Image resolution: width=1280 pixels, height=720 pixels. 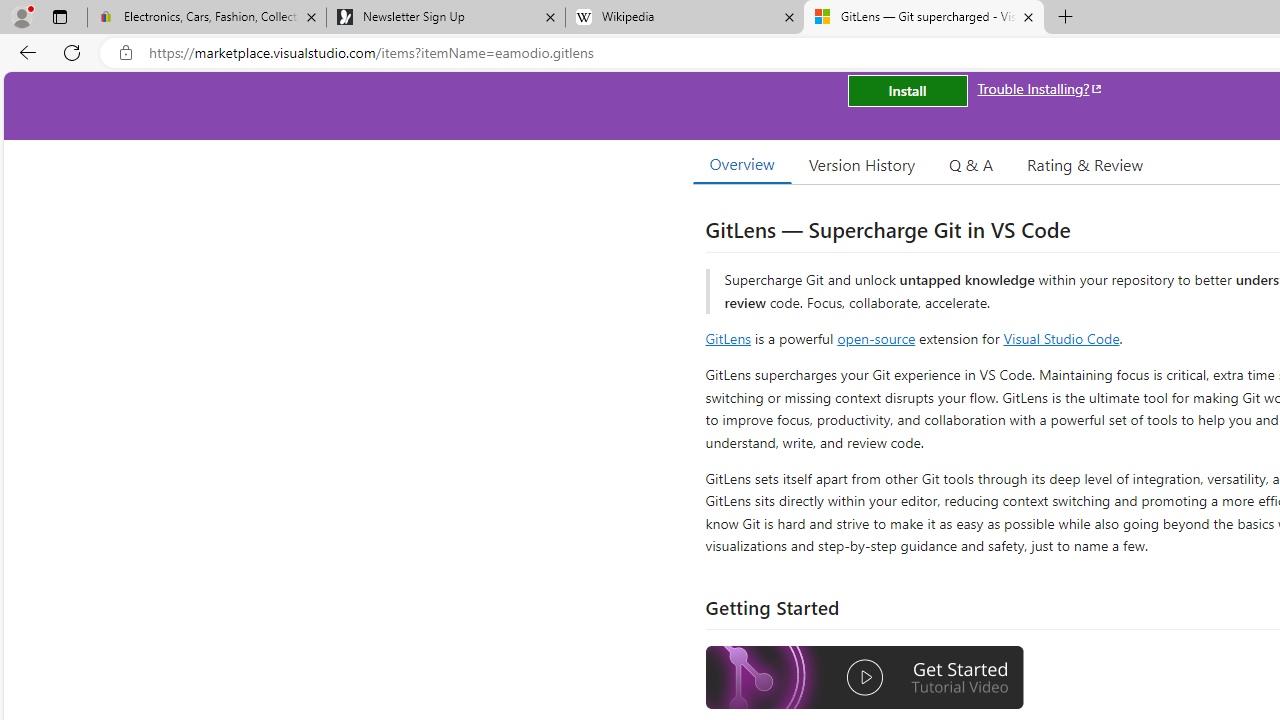 What do you see at coordinates (59, 16) in the screenshot?
I see `'Tab actions menu'` at bounding box center [59, 16].